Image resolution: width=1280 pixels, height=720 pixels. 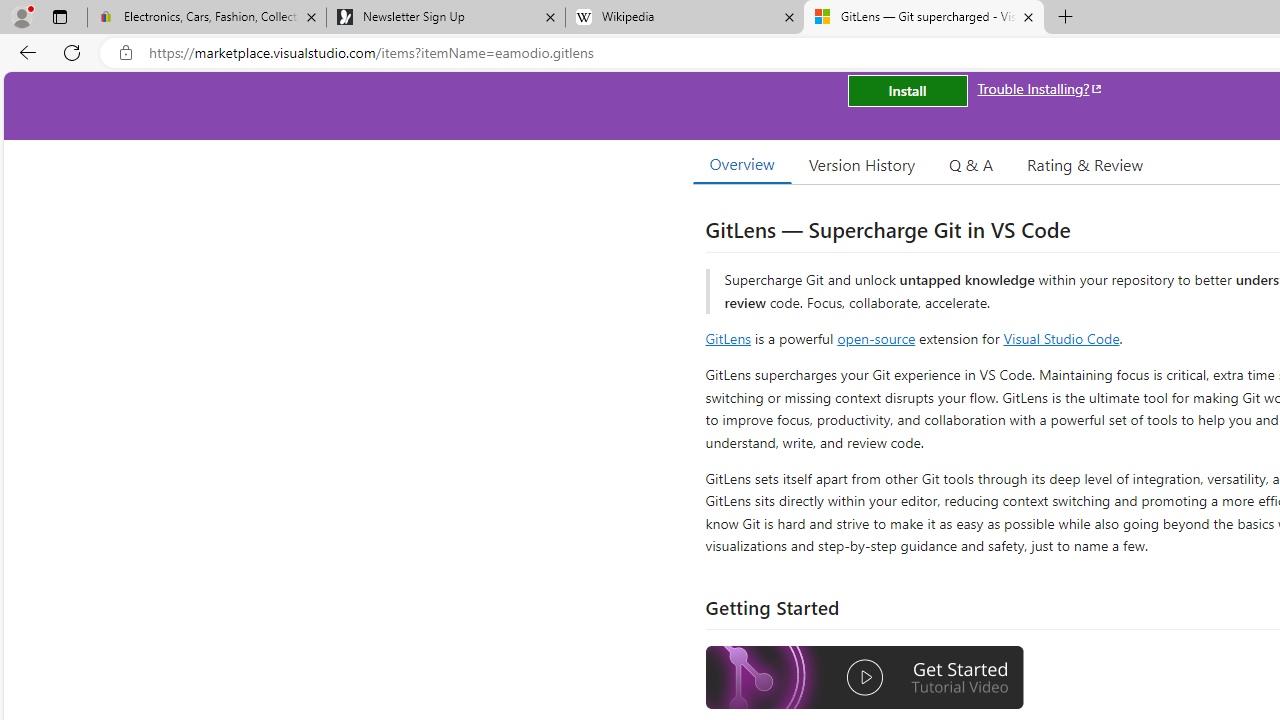 What do you see at coordinates (59, 16) in the screenshot?
I see `'Tab actions menu'` at bounding box center [59, 16].